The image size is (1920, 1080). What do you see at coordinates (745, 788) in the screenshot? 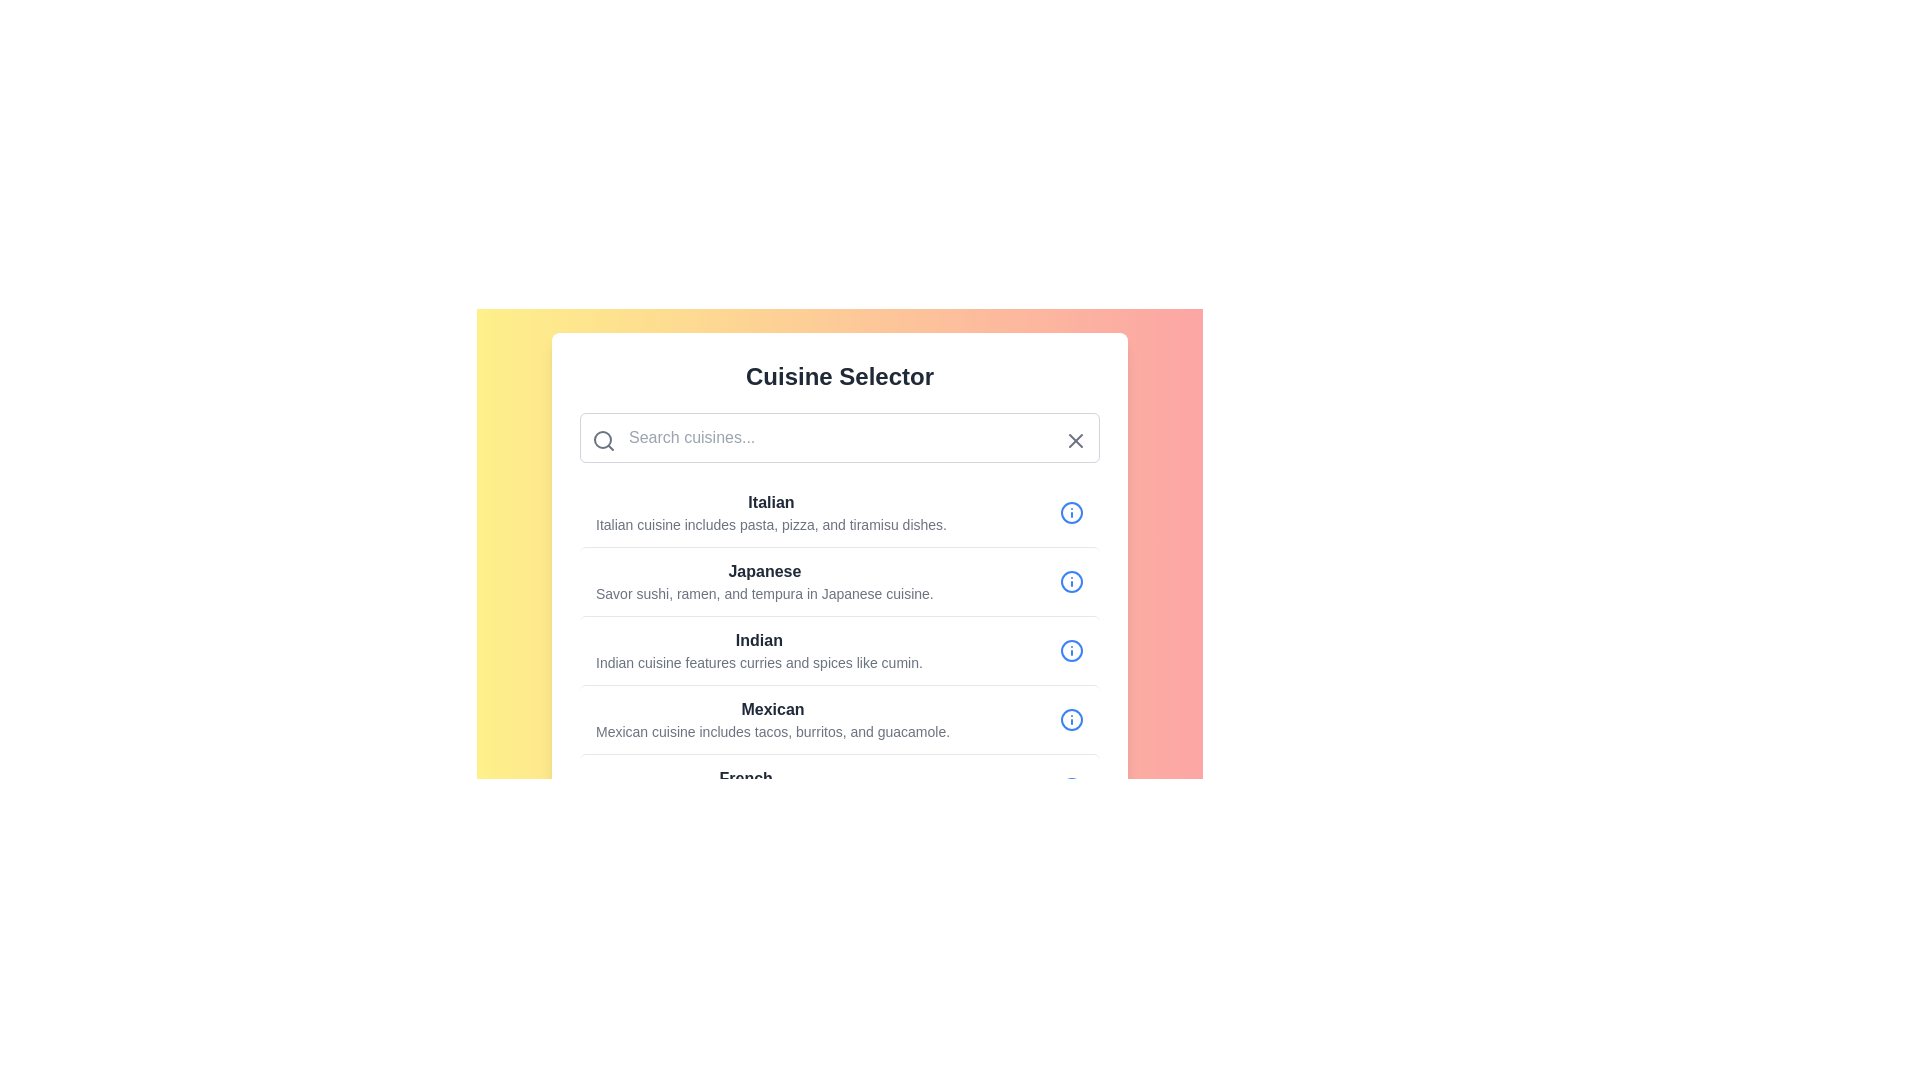
I see `information displayed in the text block titled 'French' which describes French cuisine, located at the bottom of the 'Cuisine Selector' section` at bounding box center [745, 788].